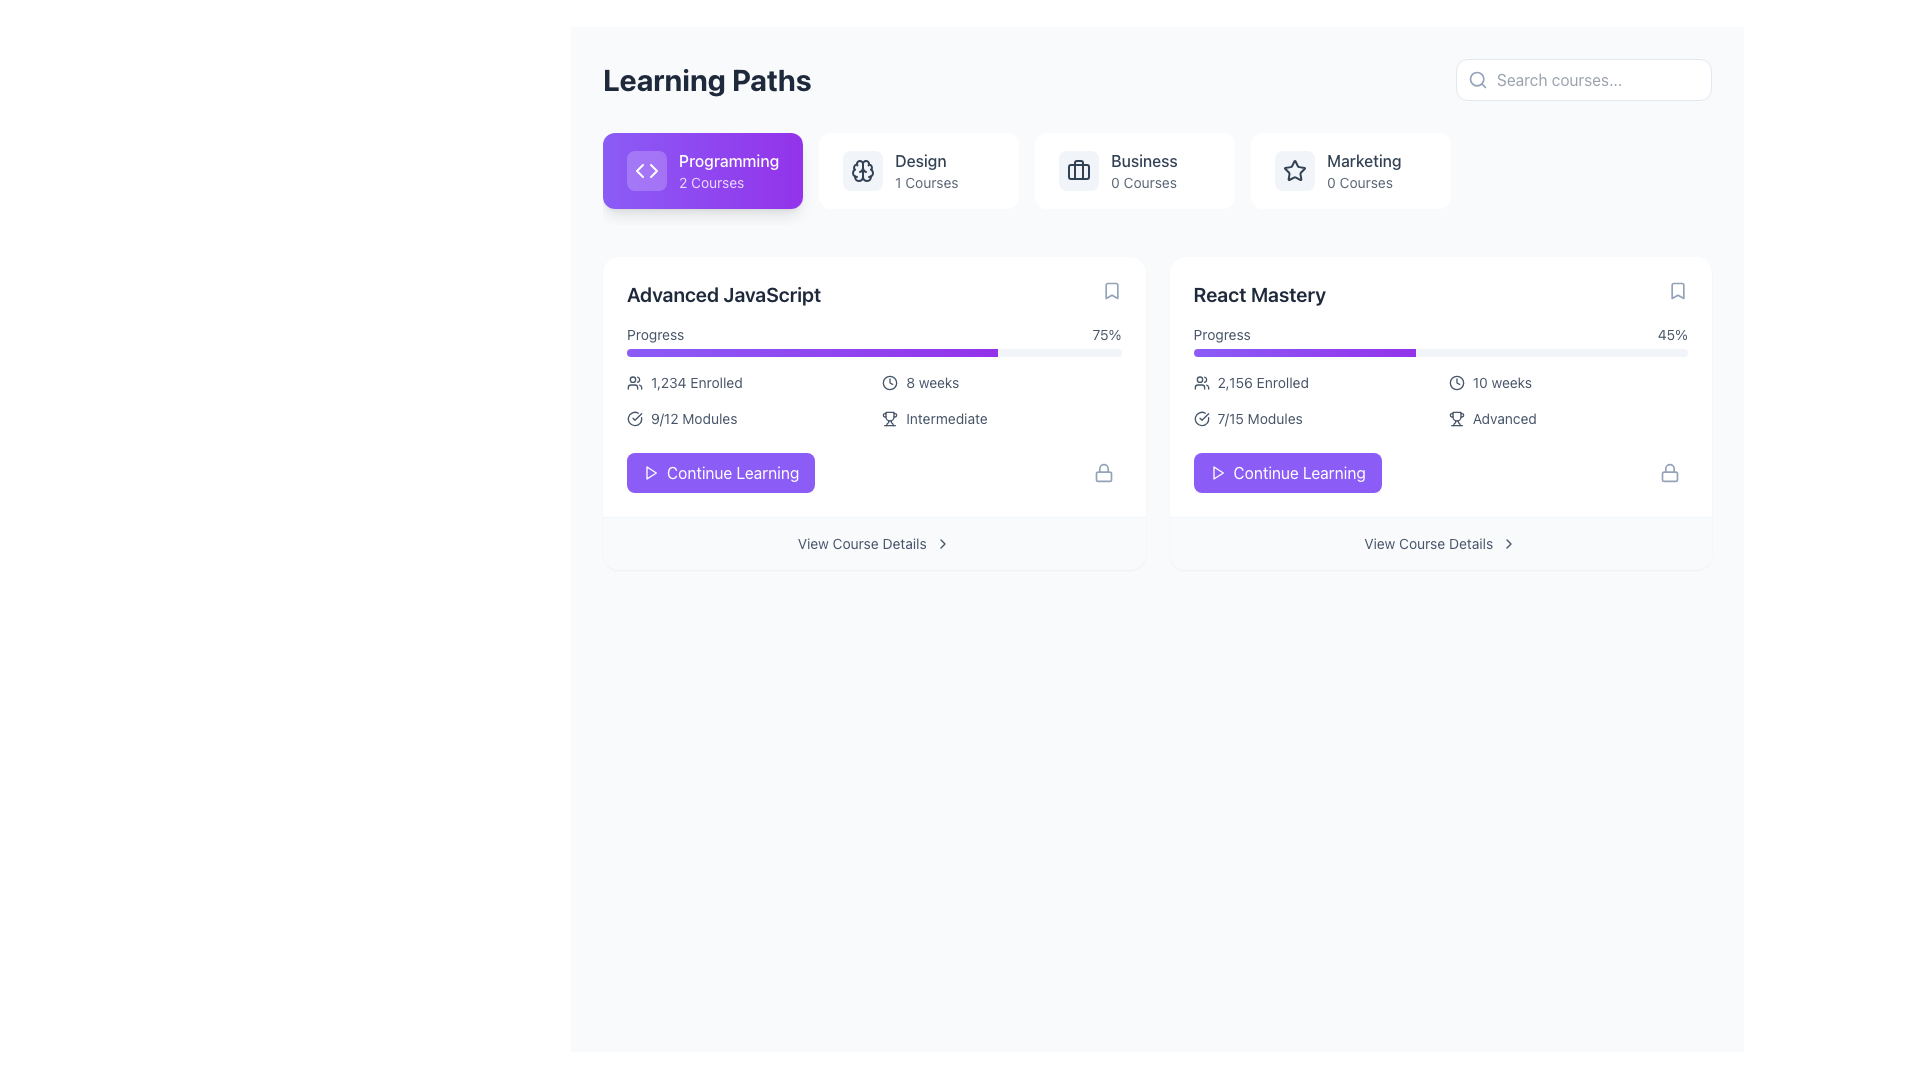 The width and height of the screenshot is (1920, 1080). What do you see at coordinates (1351, 169) in the screenshot?
I see `the 'Marketing' button` at bounding box center [1351, 169].